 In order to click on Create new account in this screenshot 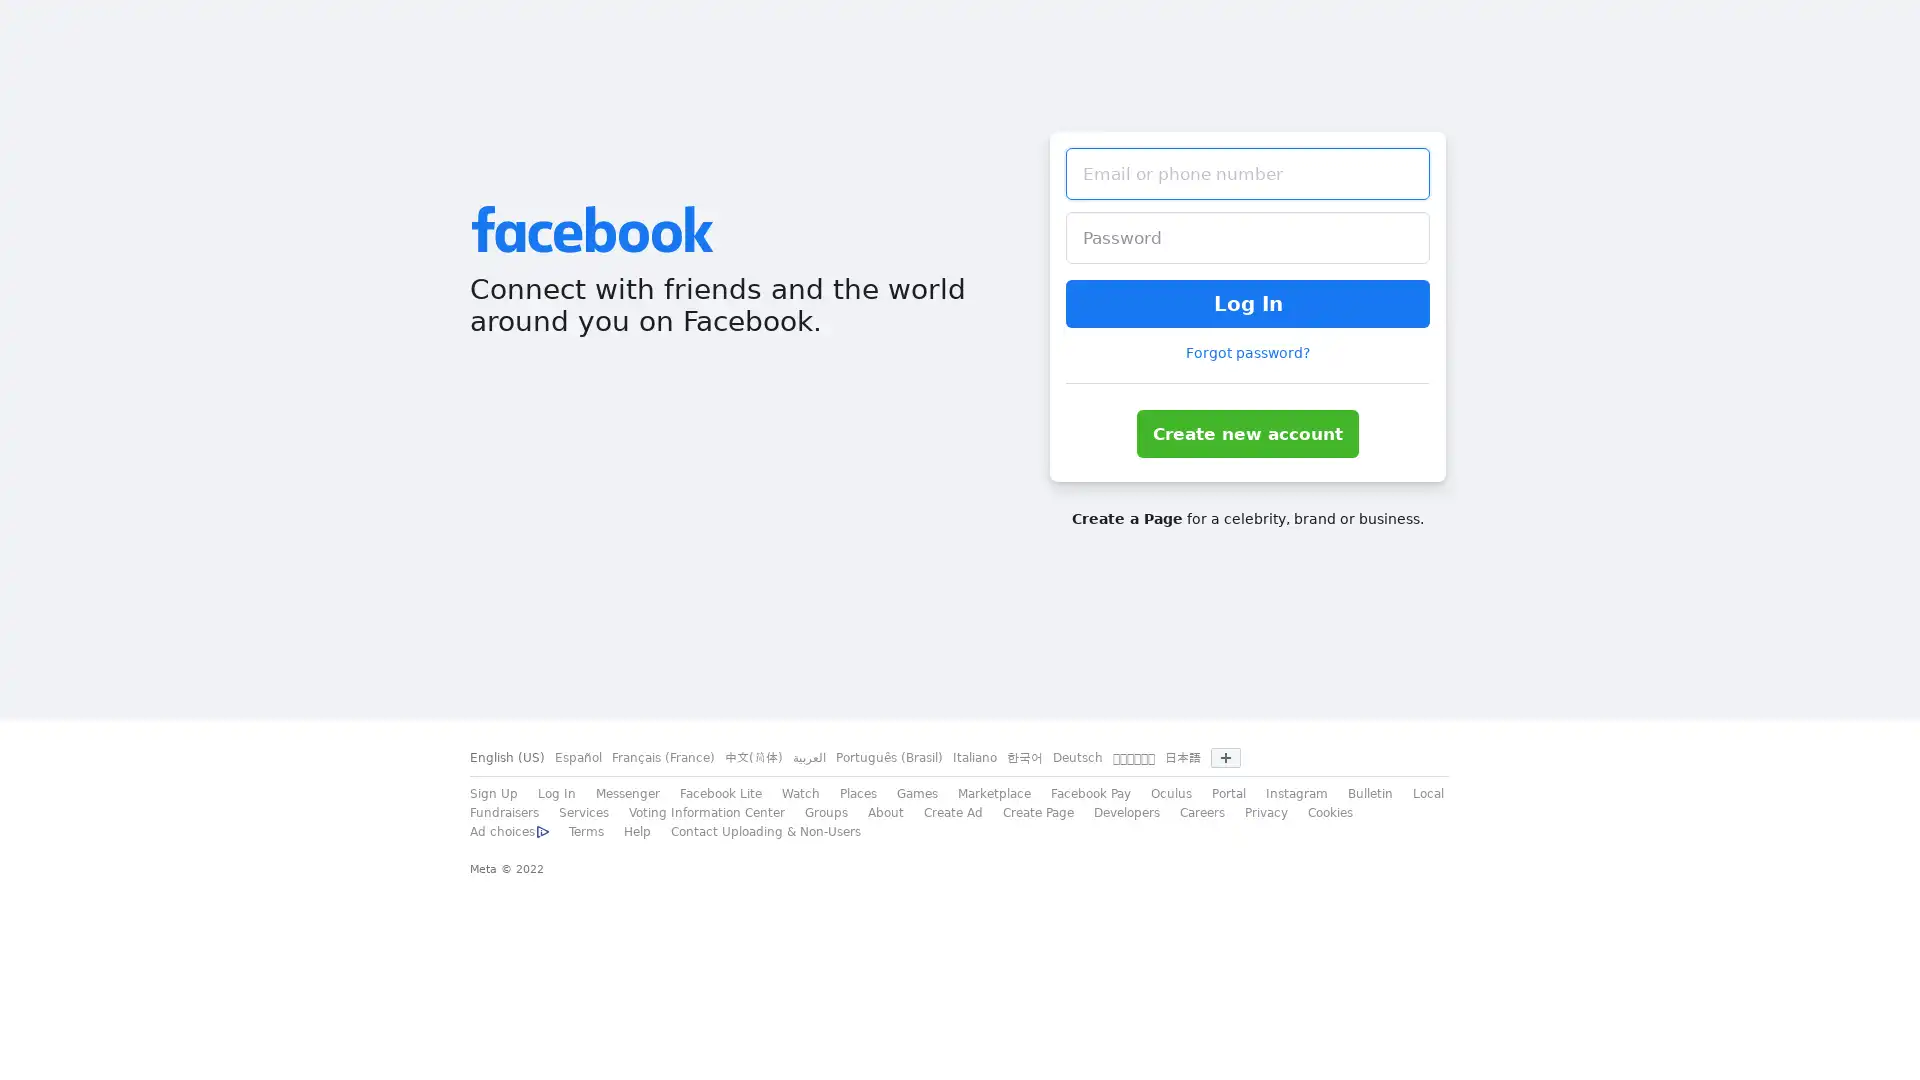, I will do `click(1247, 431)`.